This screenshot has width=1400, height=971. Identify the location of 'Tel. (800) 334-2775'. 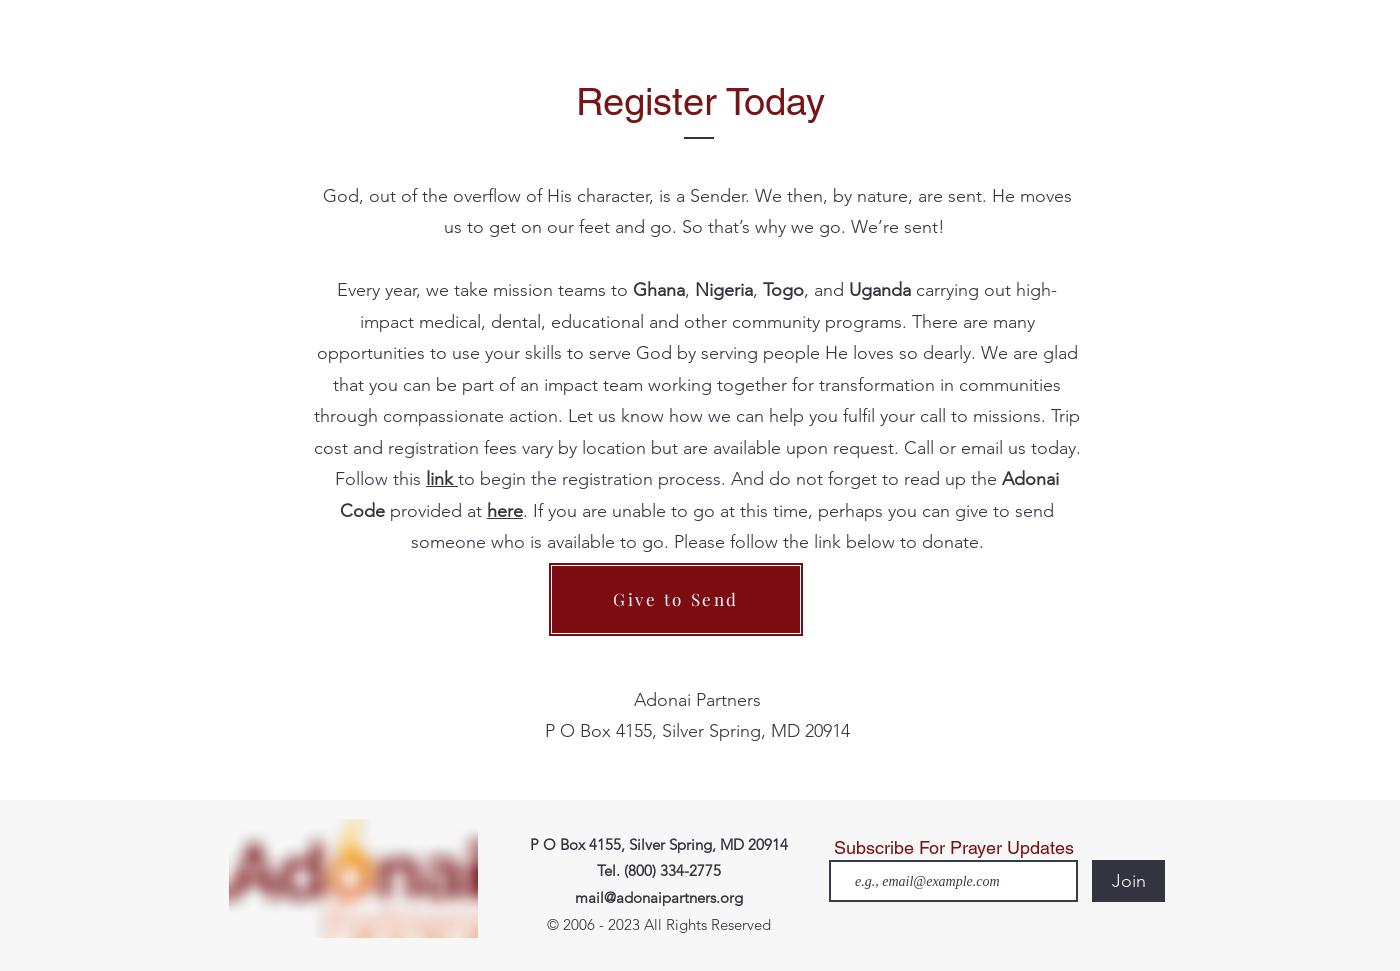
(596, 870).